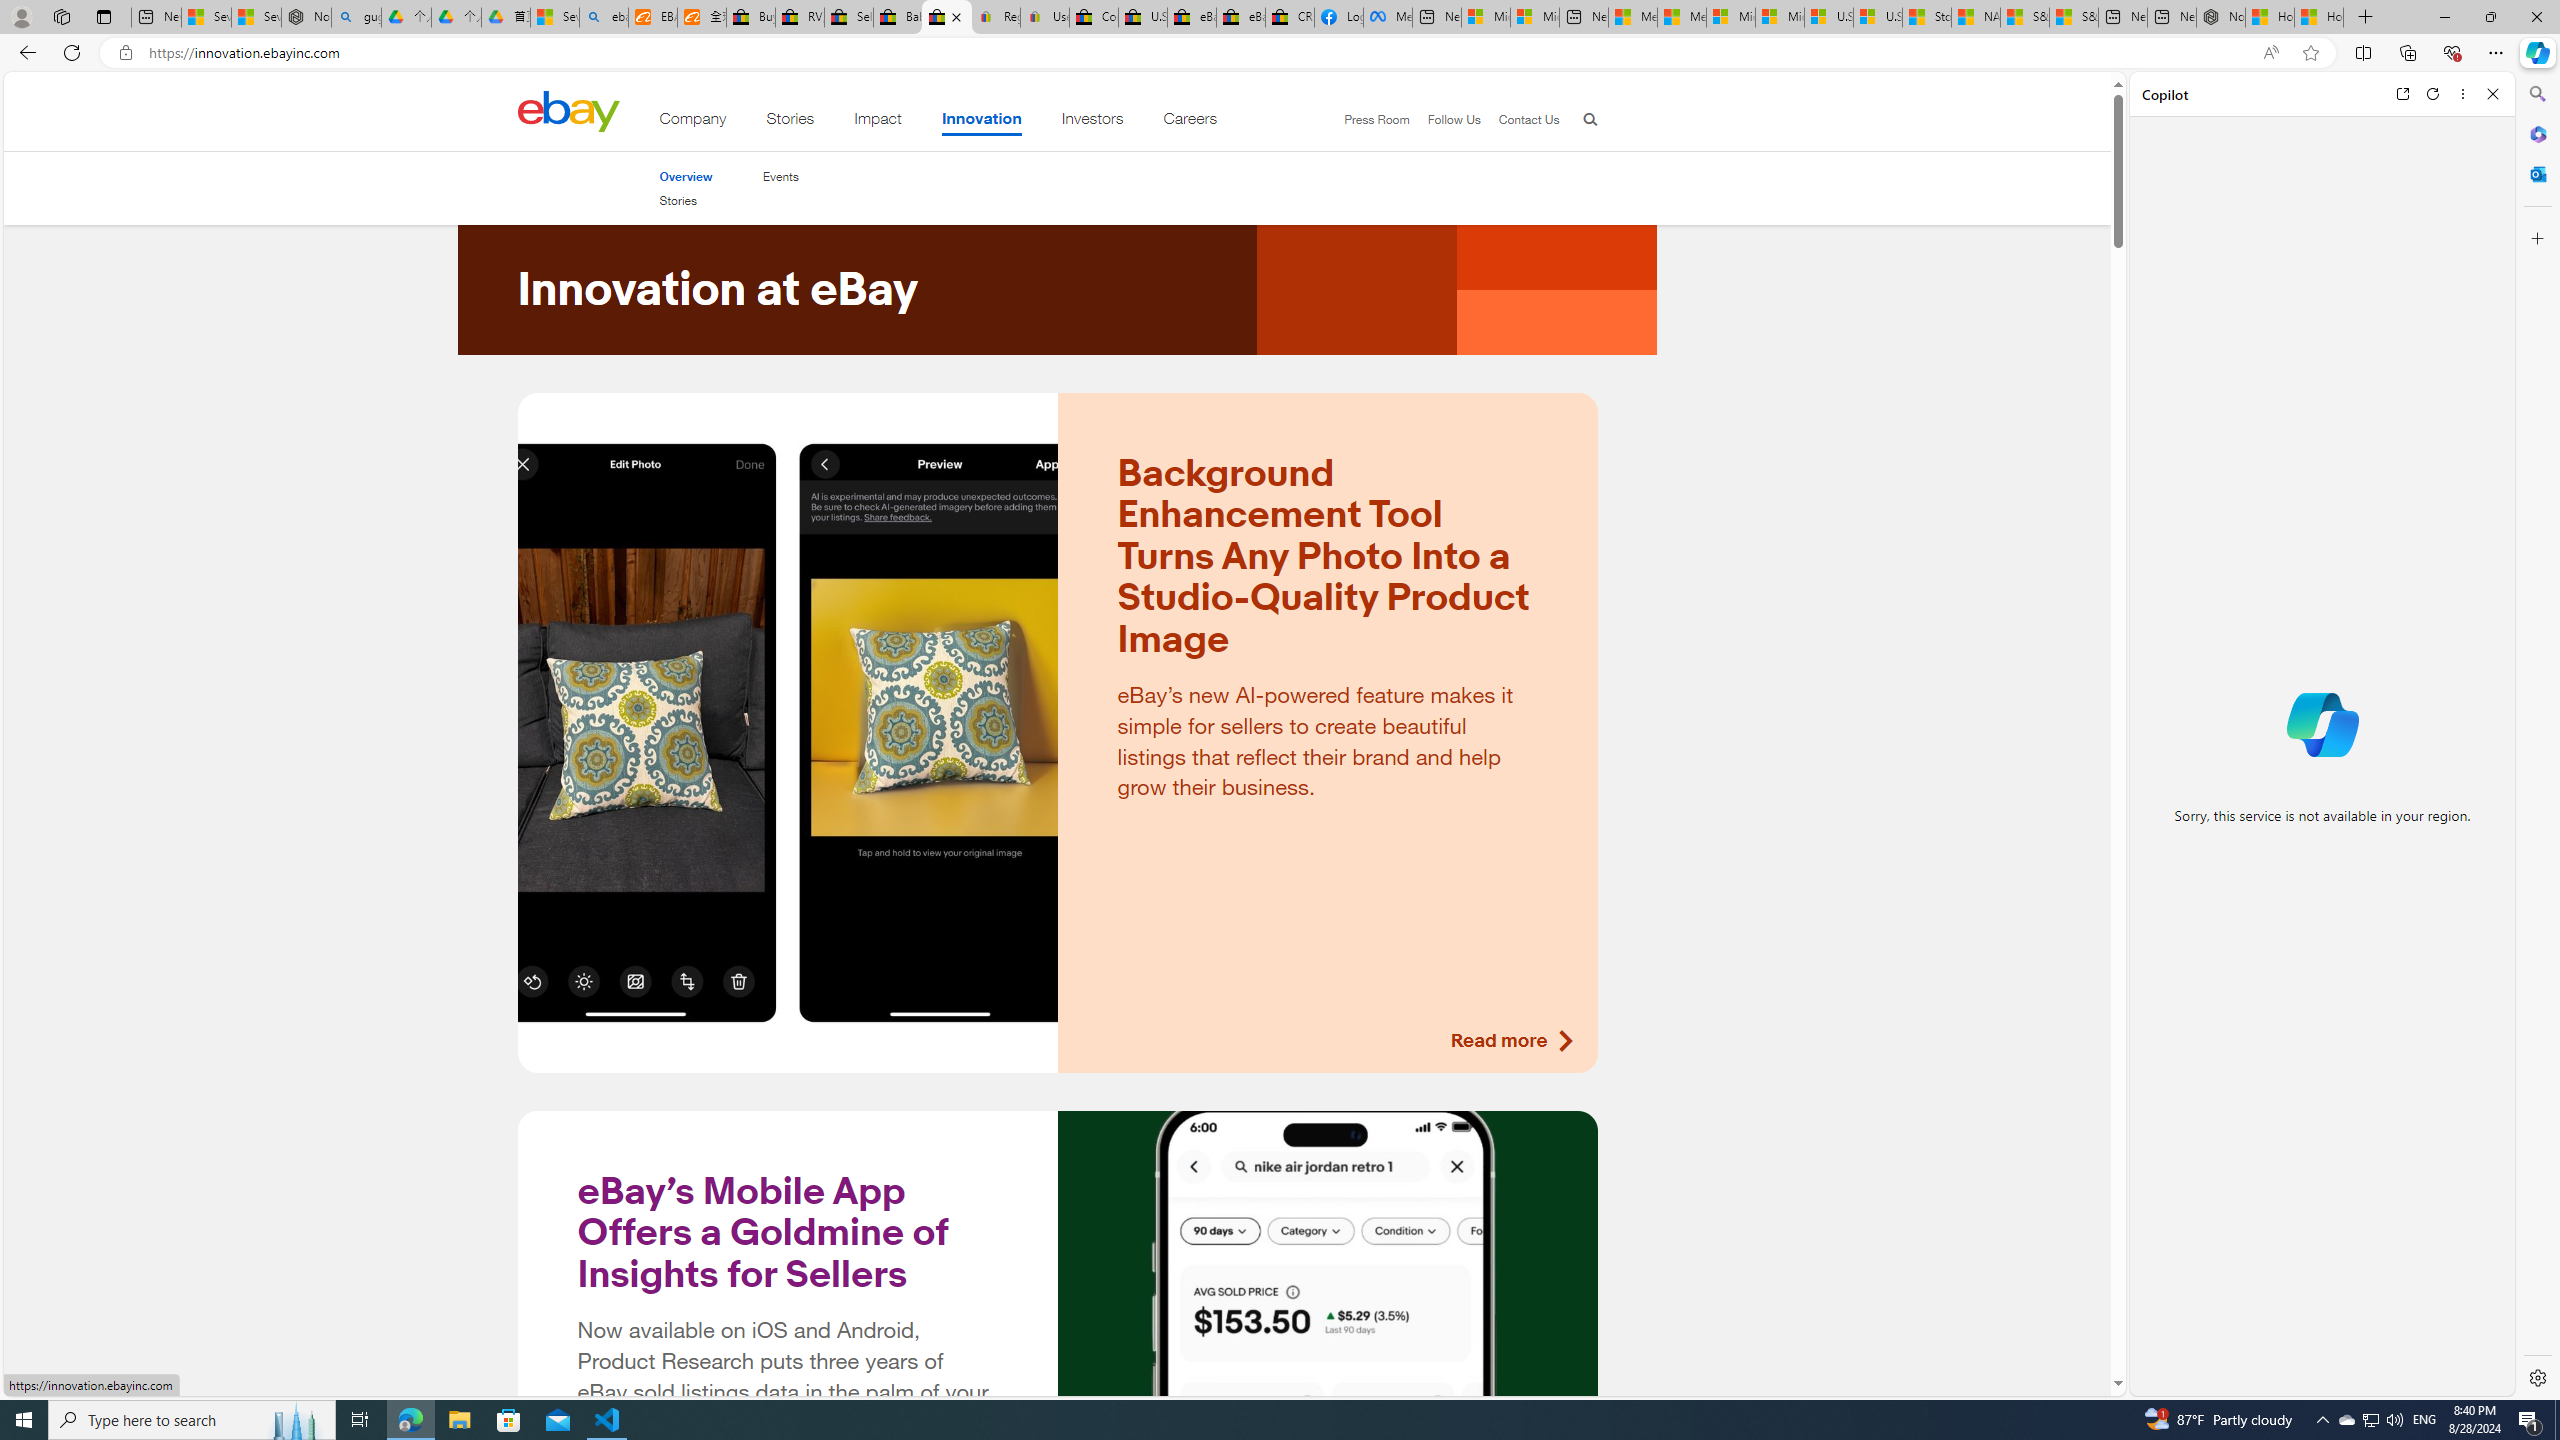  What do you see at coordinates (2072, 16) in the screenshot?
I see `'S&P 500, Nasdaq end lower, weighed by Nvidia dip | Watch'` at bounding box center [2072, 16].